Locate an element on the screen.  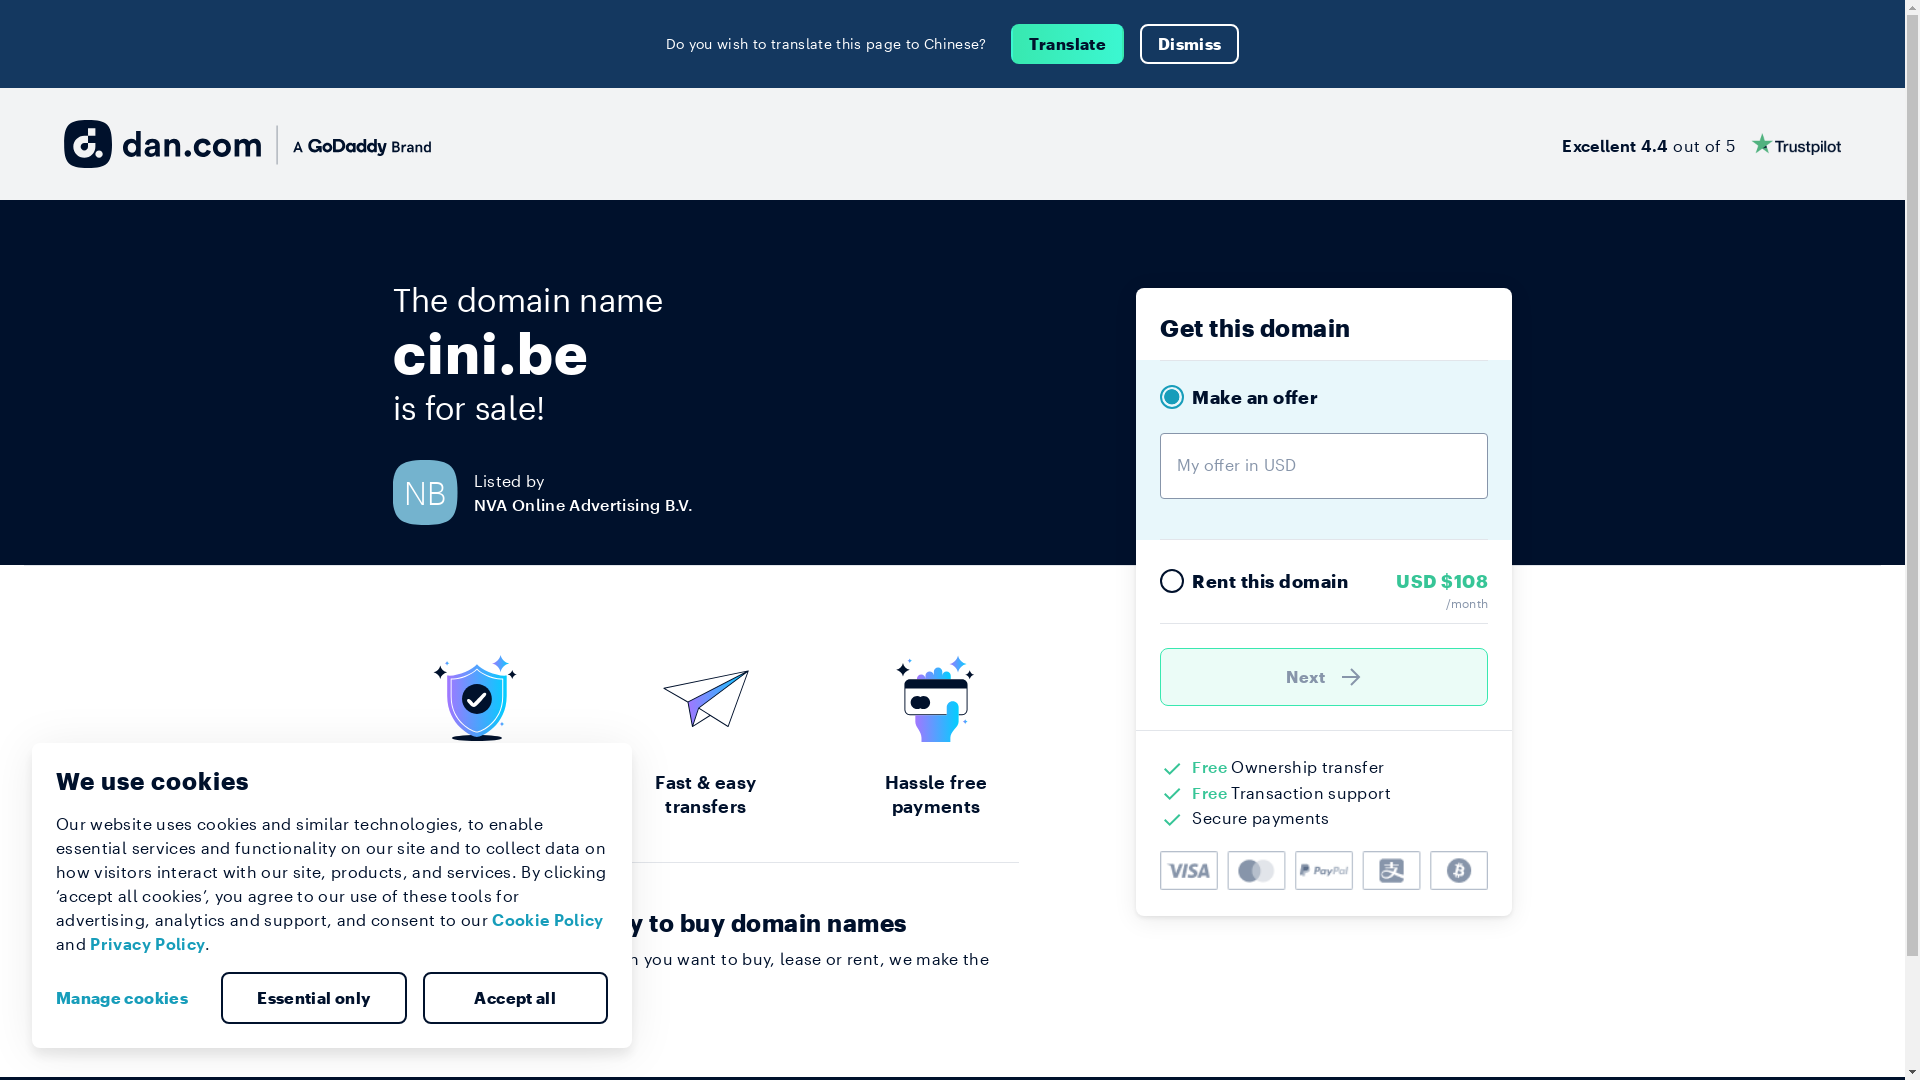
'Manage cookies' is located at coordinates (128, 998).